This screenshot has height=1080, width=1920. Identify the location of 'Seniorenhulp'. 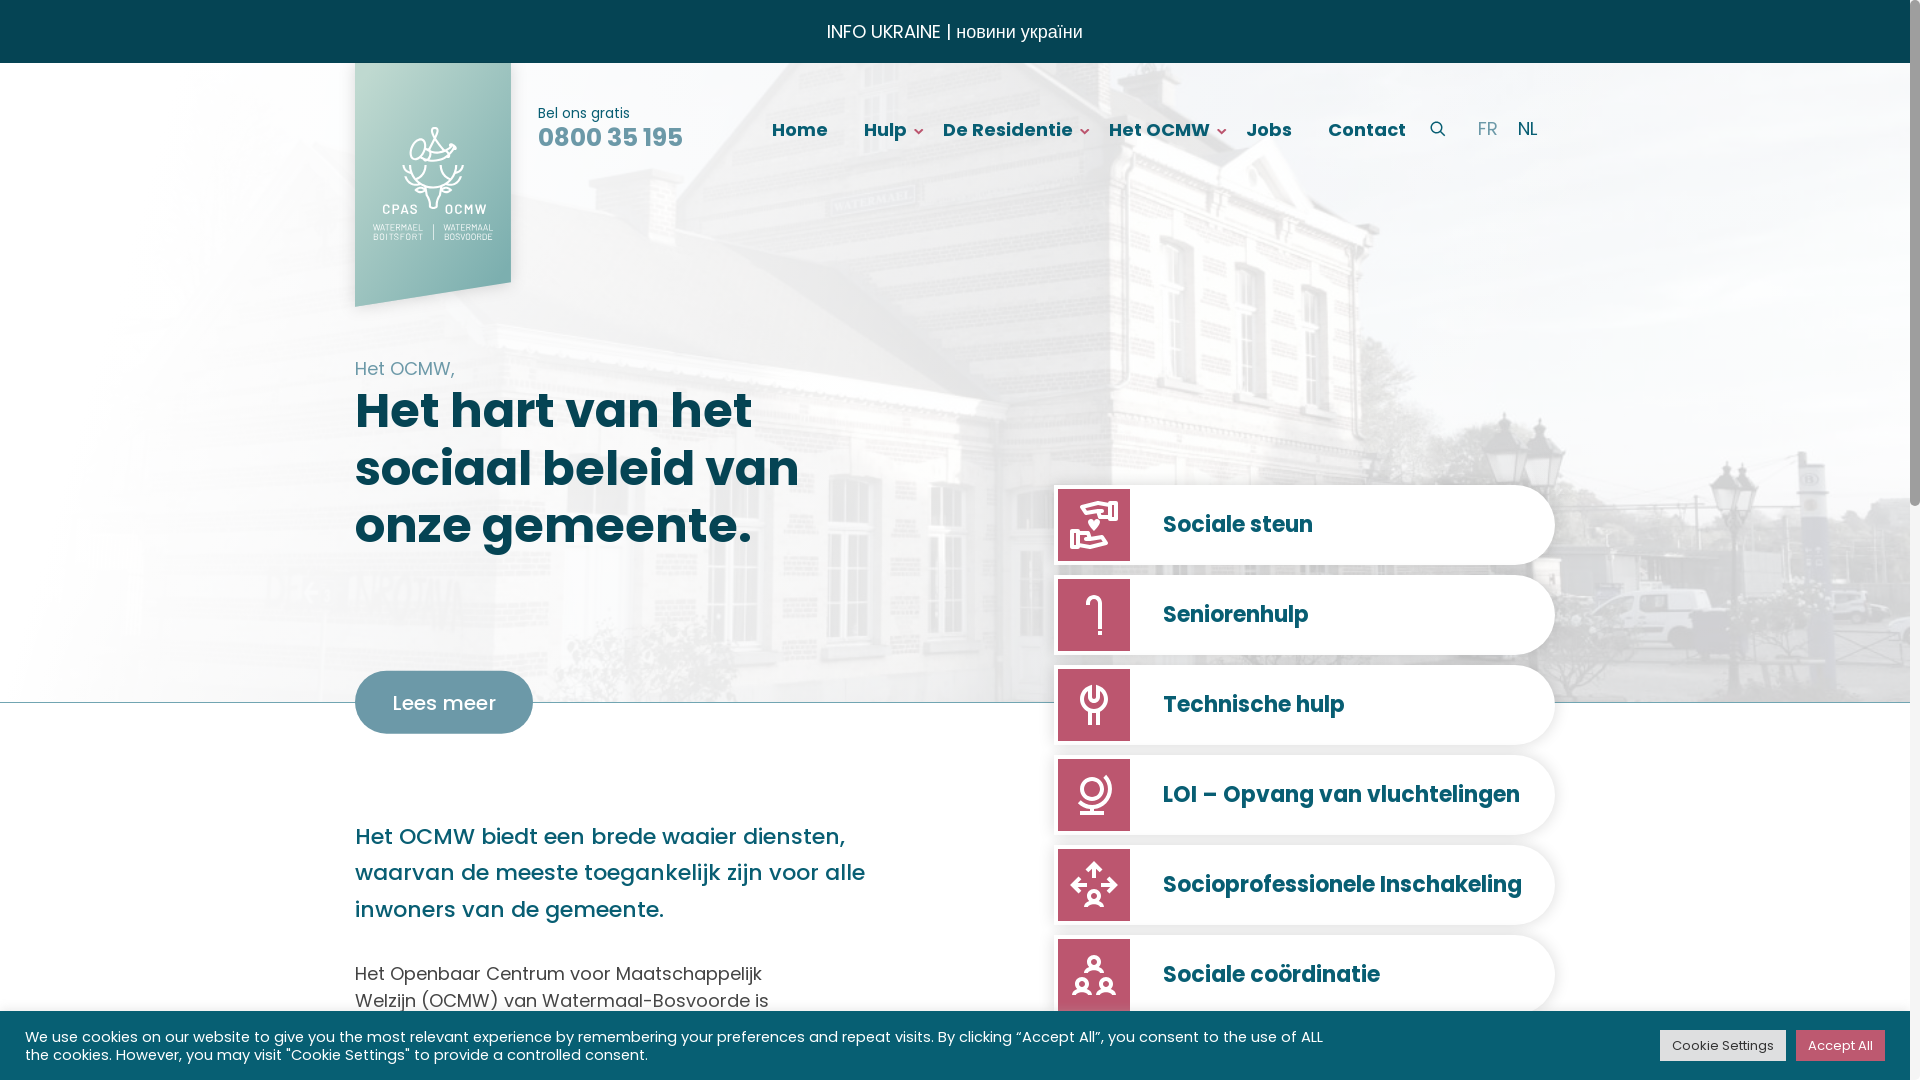
(1304, 613).